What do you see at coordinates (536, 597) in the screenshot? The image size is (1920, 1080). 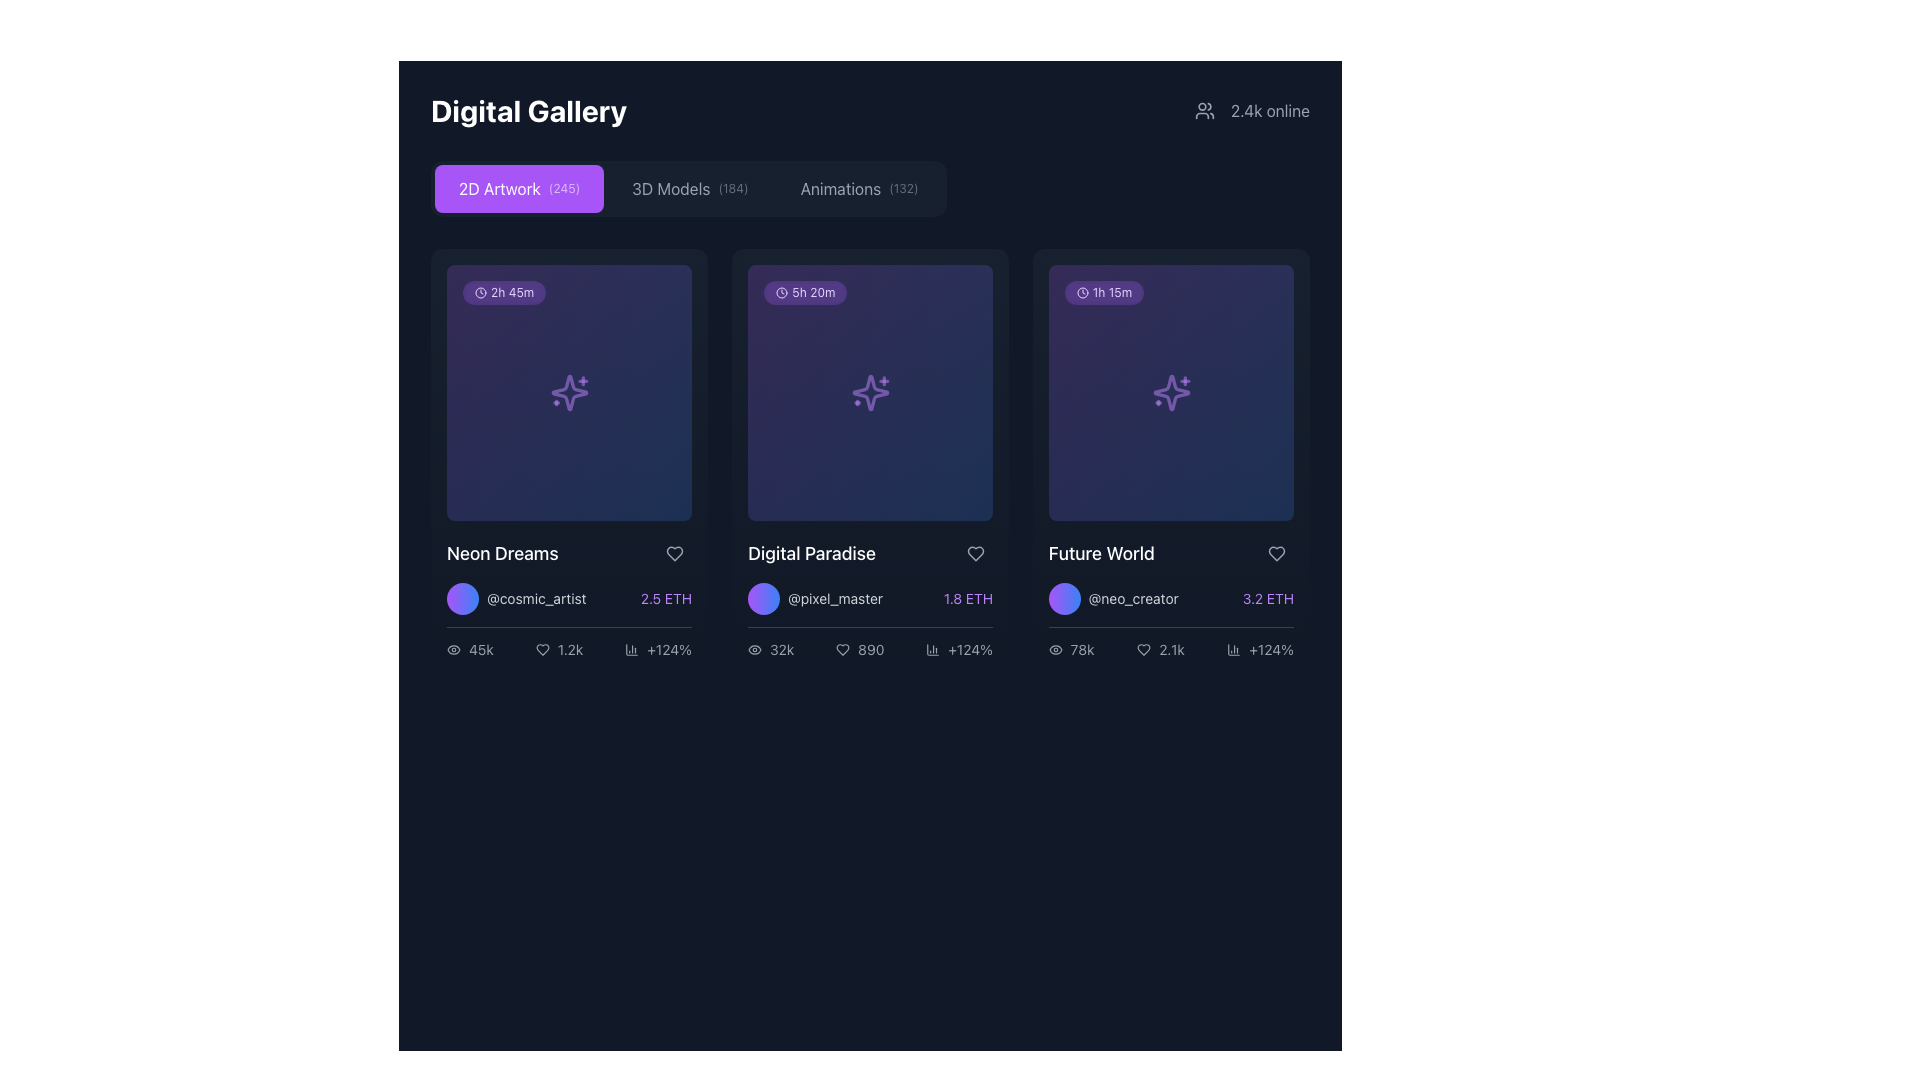 I see `the text label '@cosmic_artist' located to the right of the avatar image` at bounding box center [536, 597].